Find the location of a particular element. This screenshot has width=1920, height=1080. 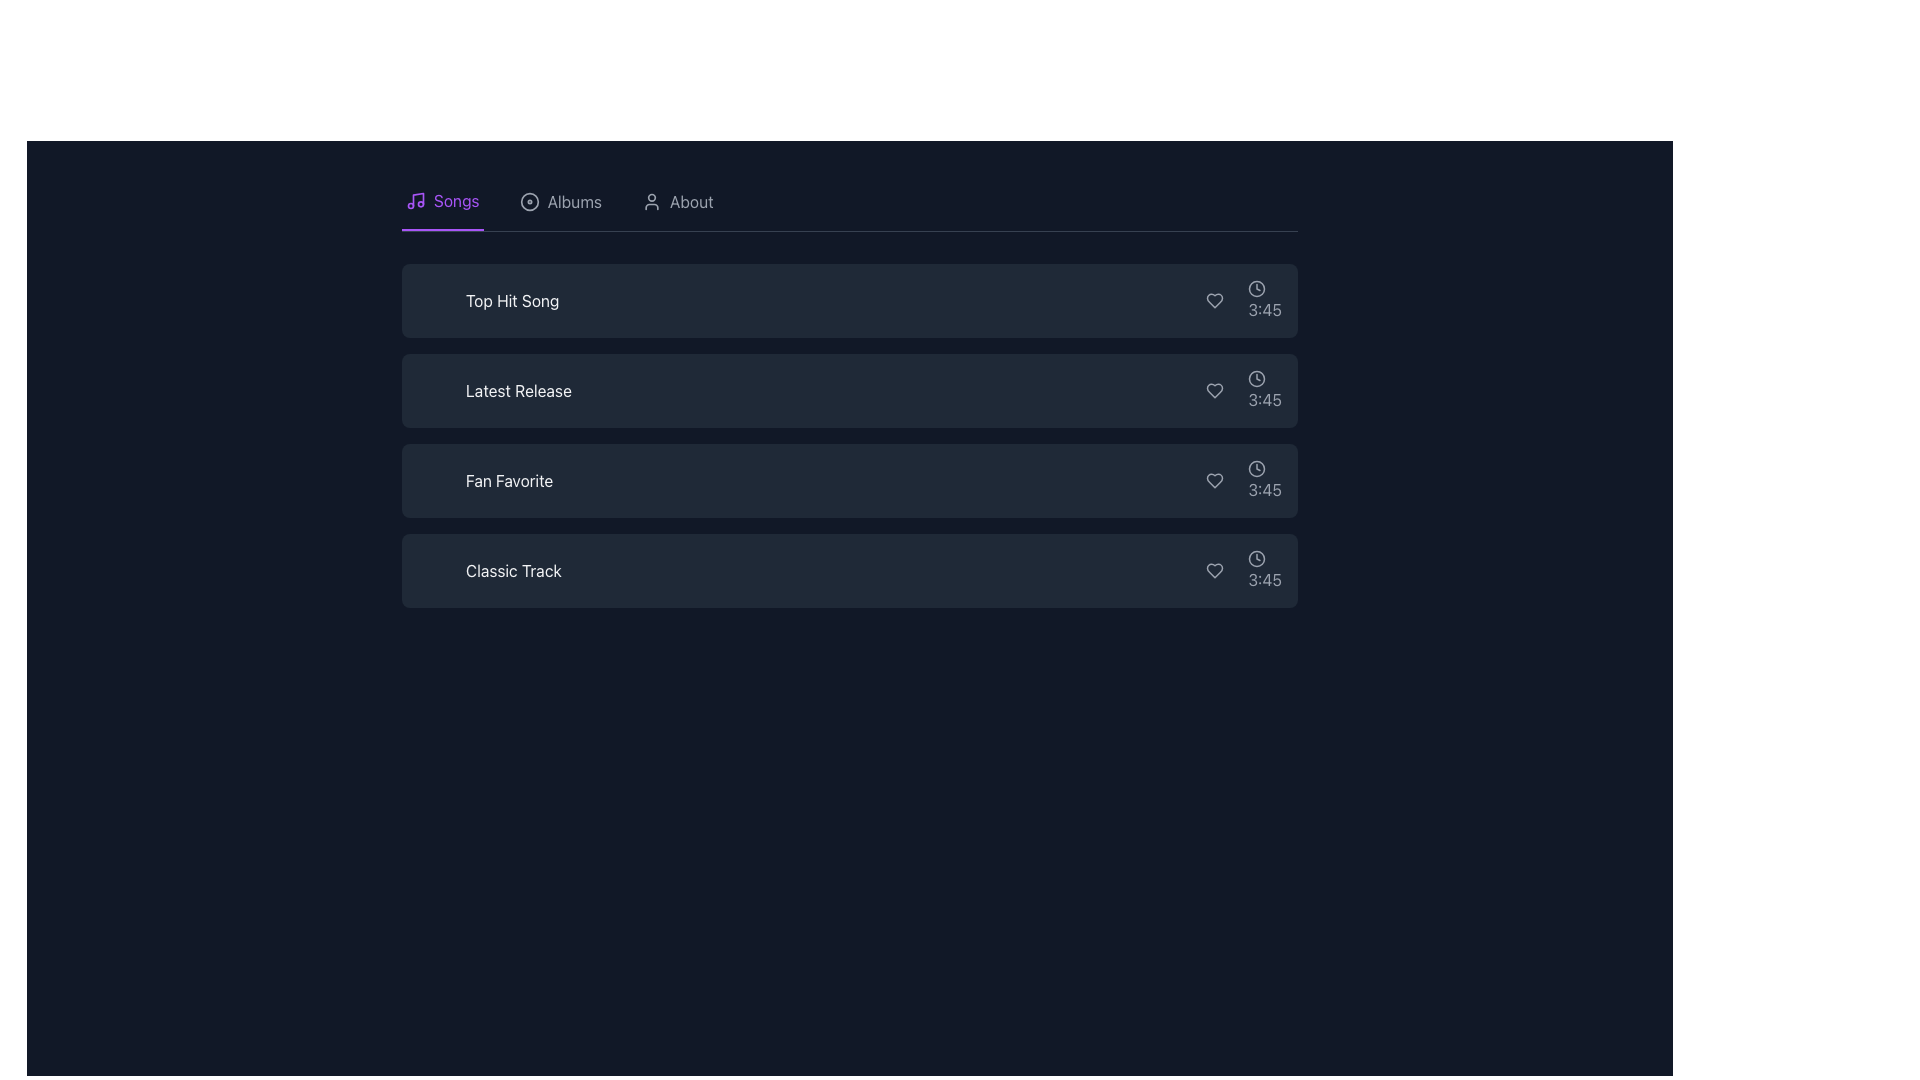

the second song item is located at coordinates (849, 434).